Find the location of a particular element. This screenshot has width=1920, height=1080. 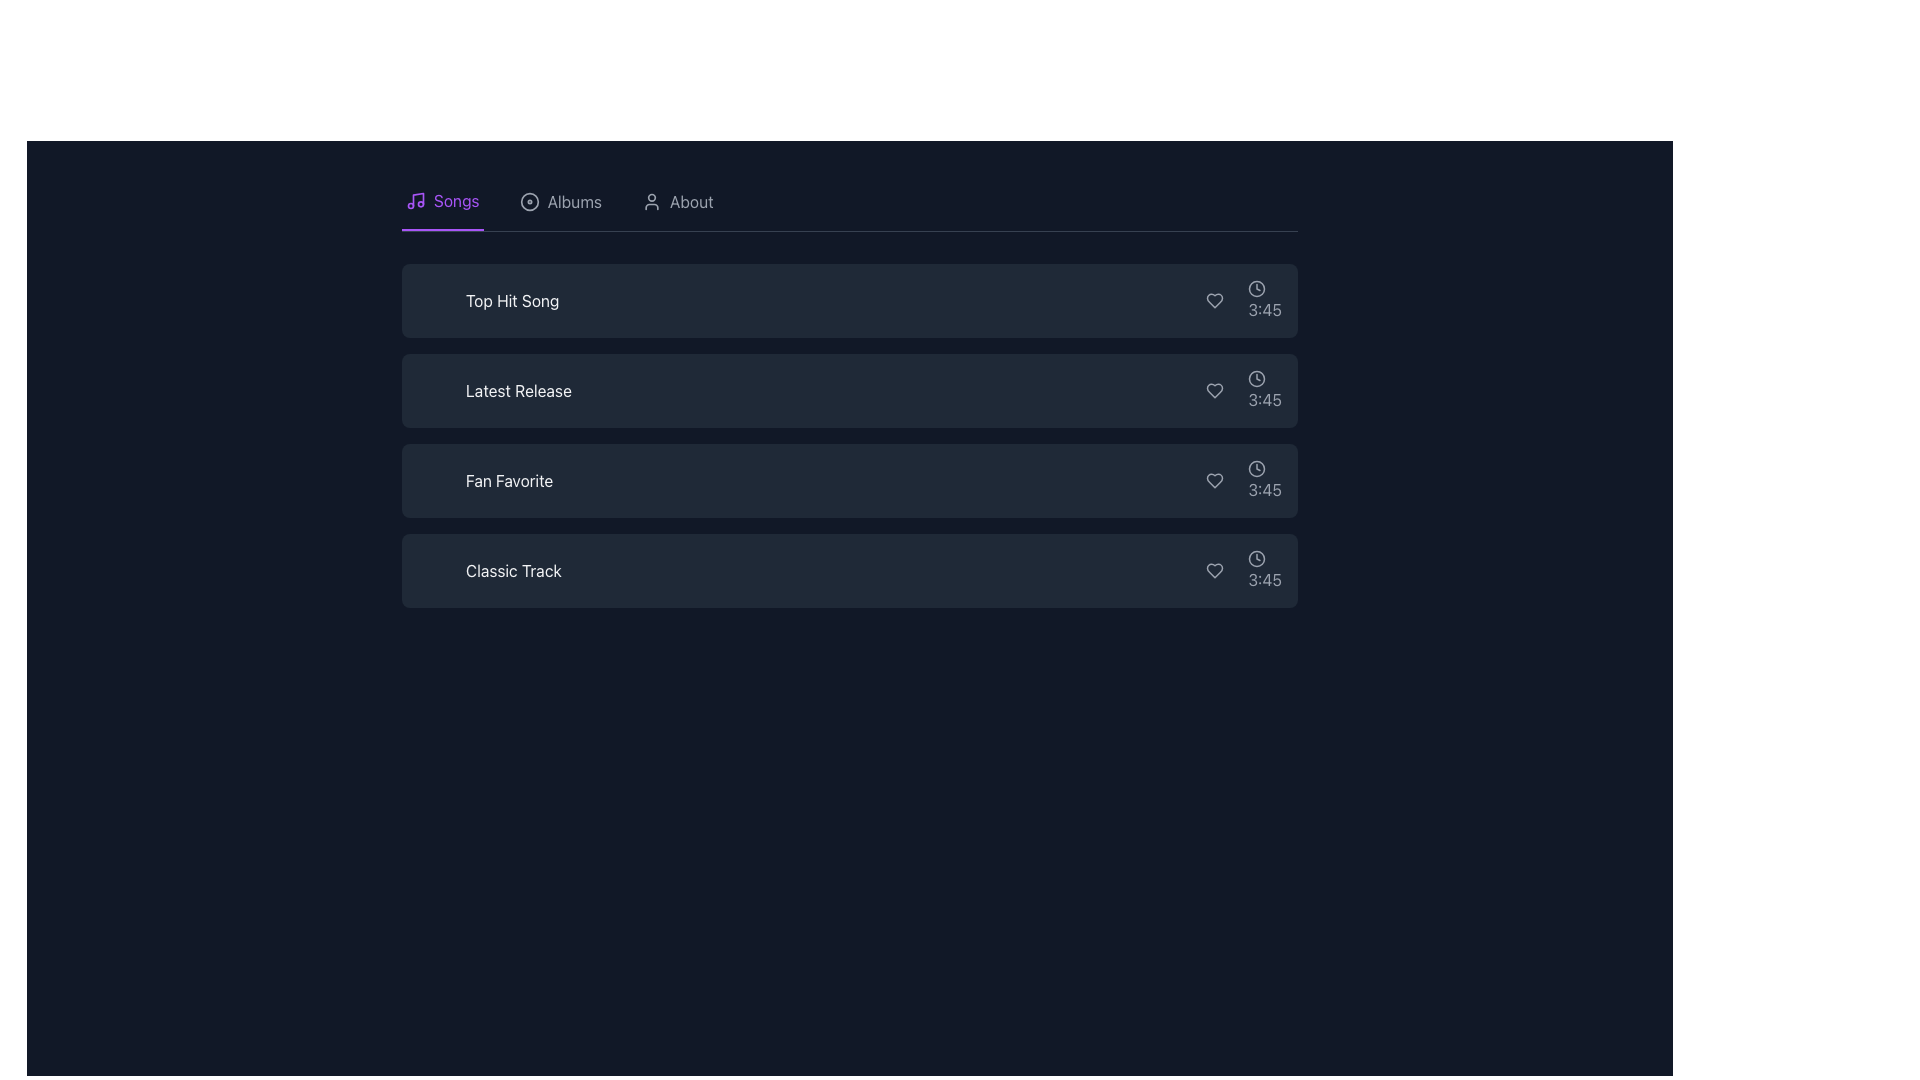

the second song item is located at coordinates (849, 434).